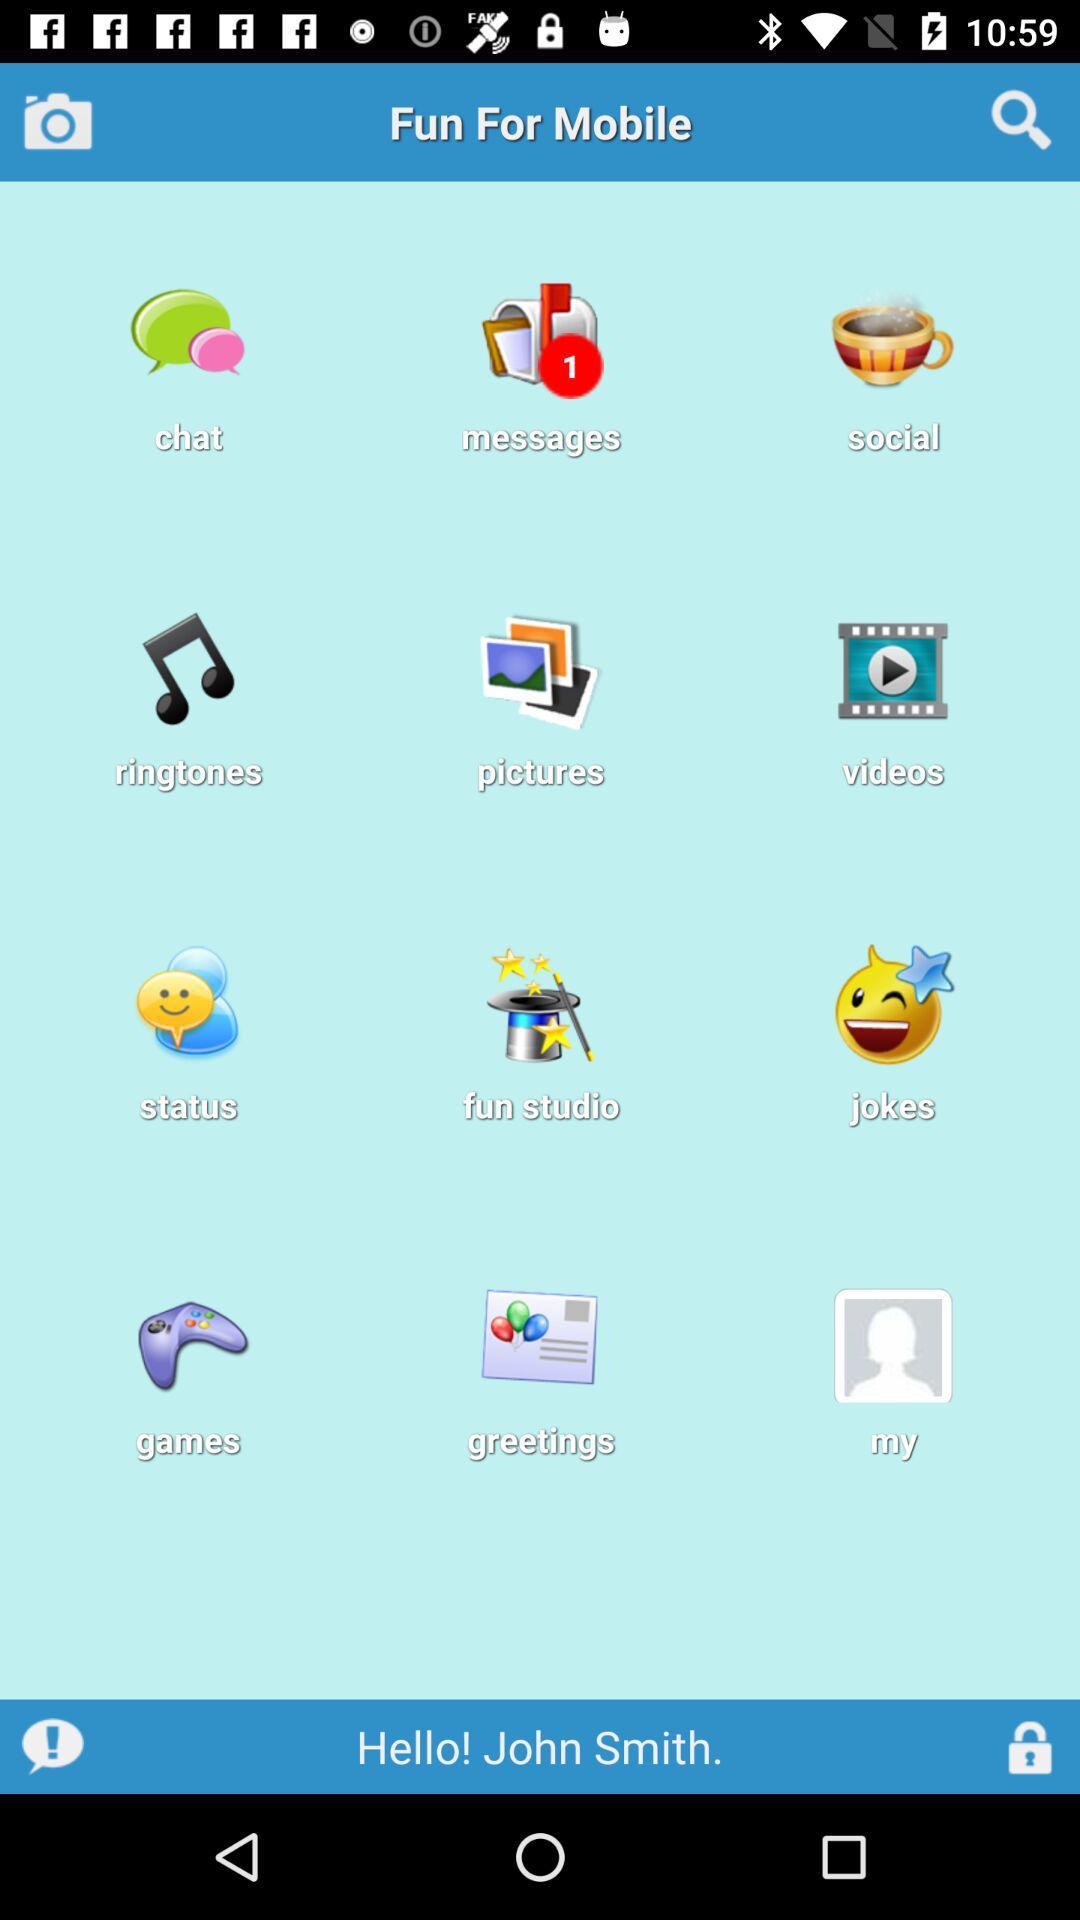 This screenshot has width=1080, height=1920. Describe the element at coordinates (57, 120) in the screenshot. I see `icon next to fun for mobile` at that location.